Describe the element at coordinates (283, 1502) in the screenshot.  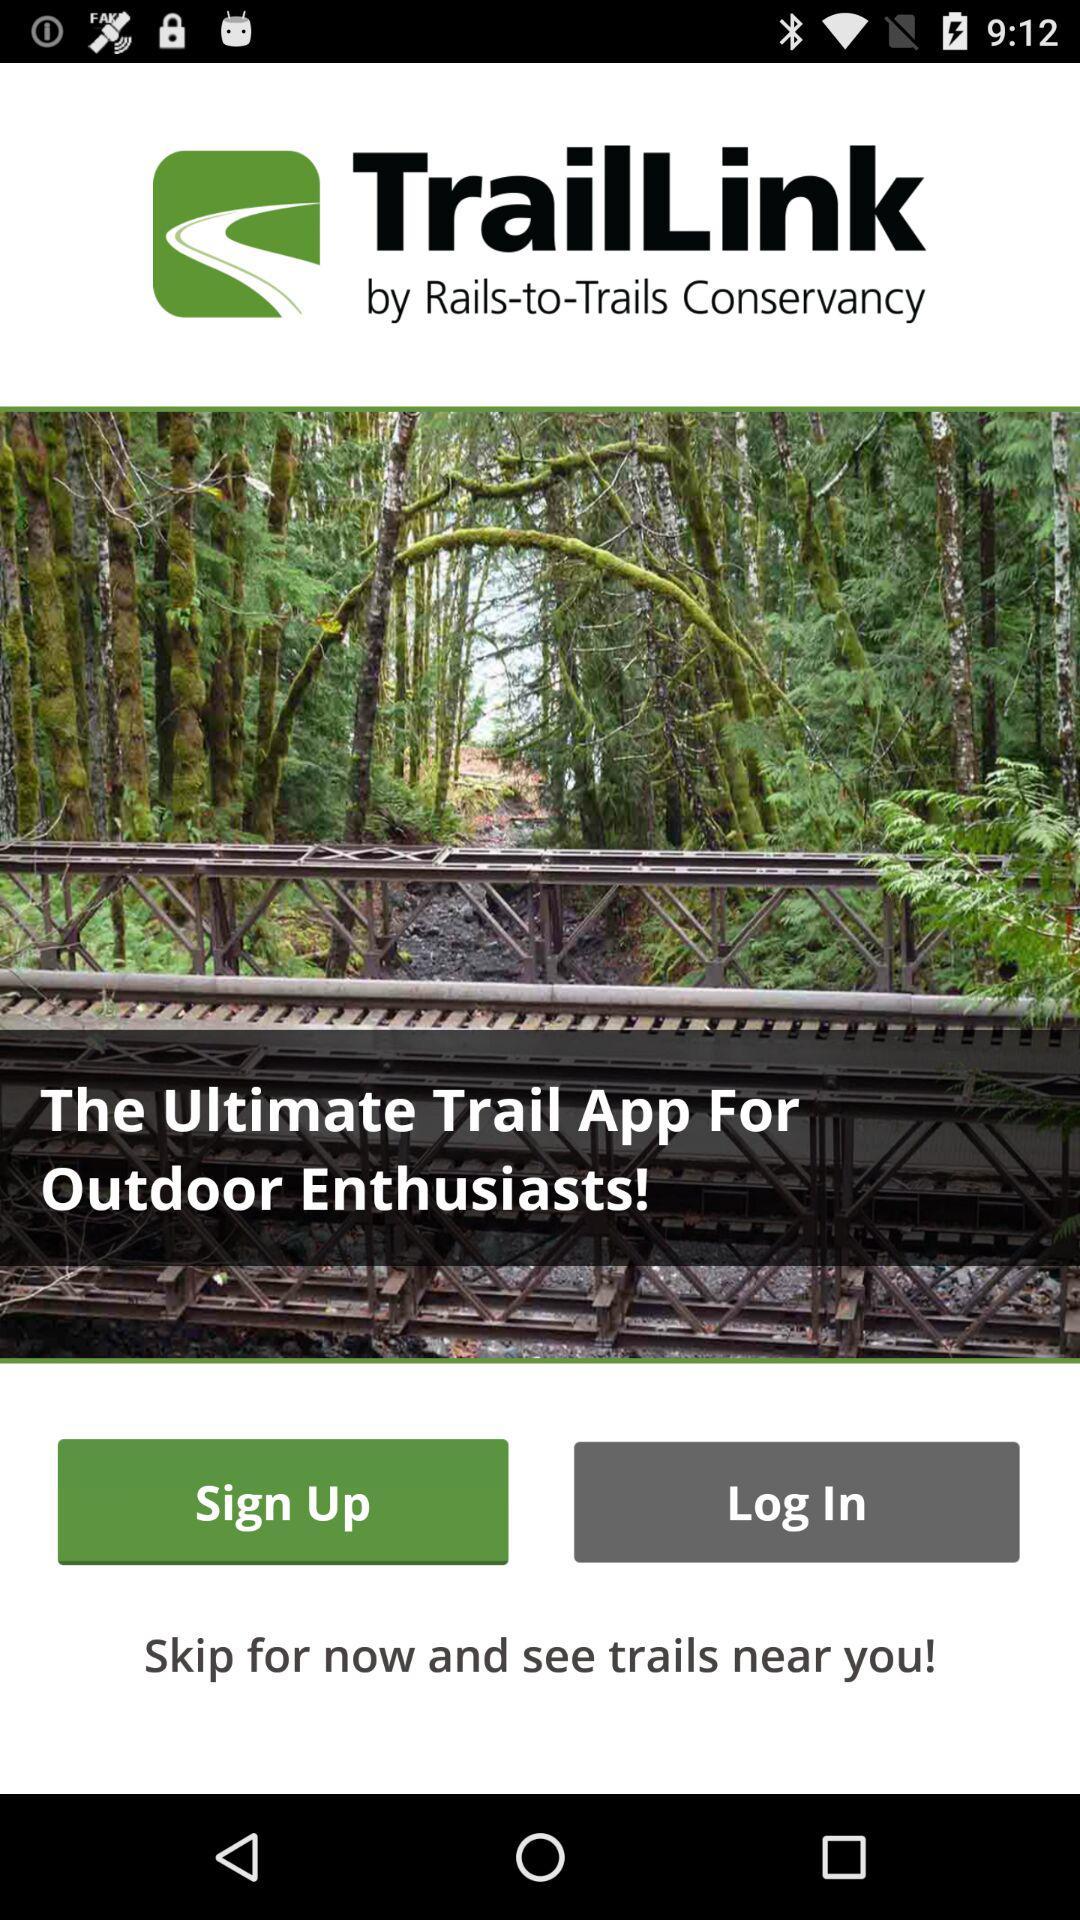
I see `the sign up at the bottom left corner` at that location.